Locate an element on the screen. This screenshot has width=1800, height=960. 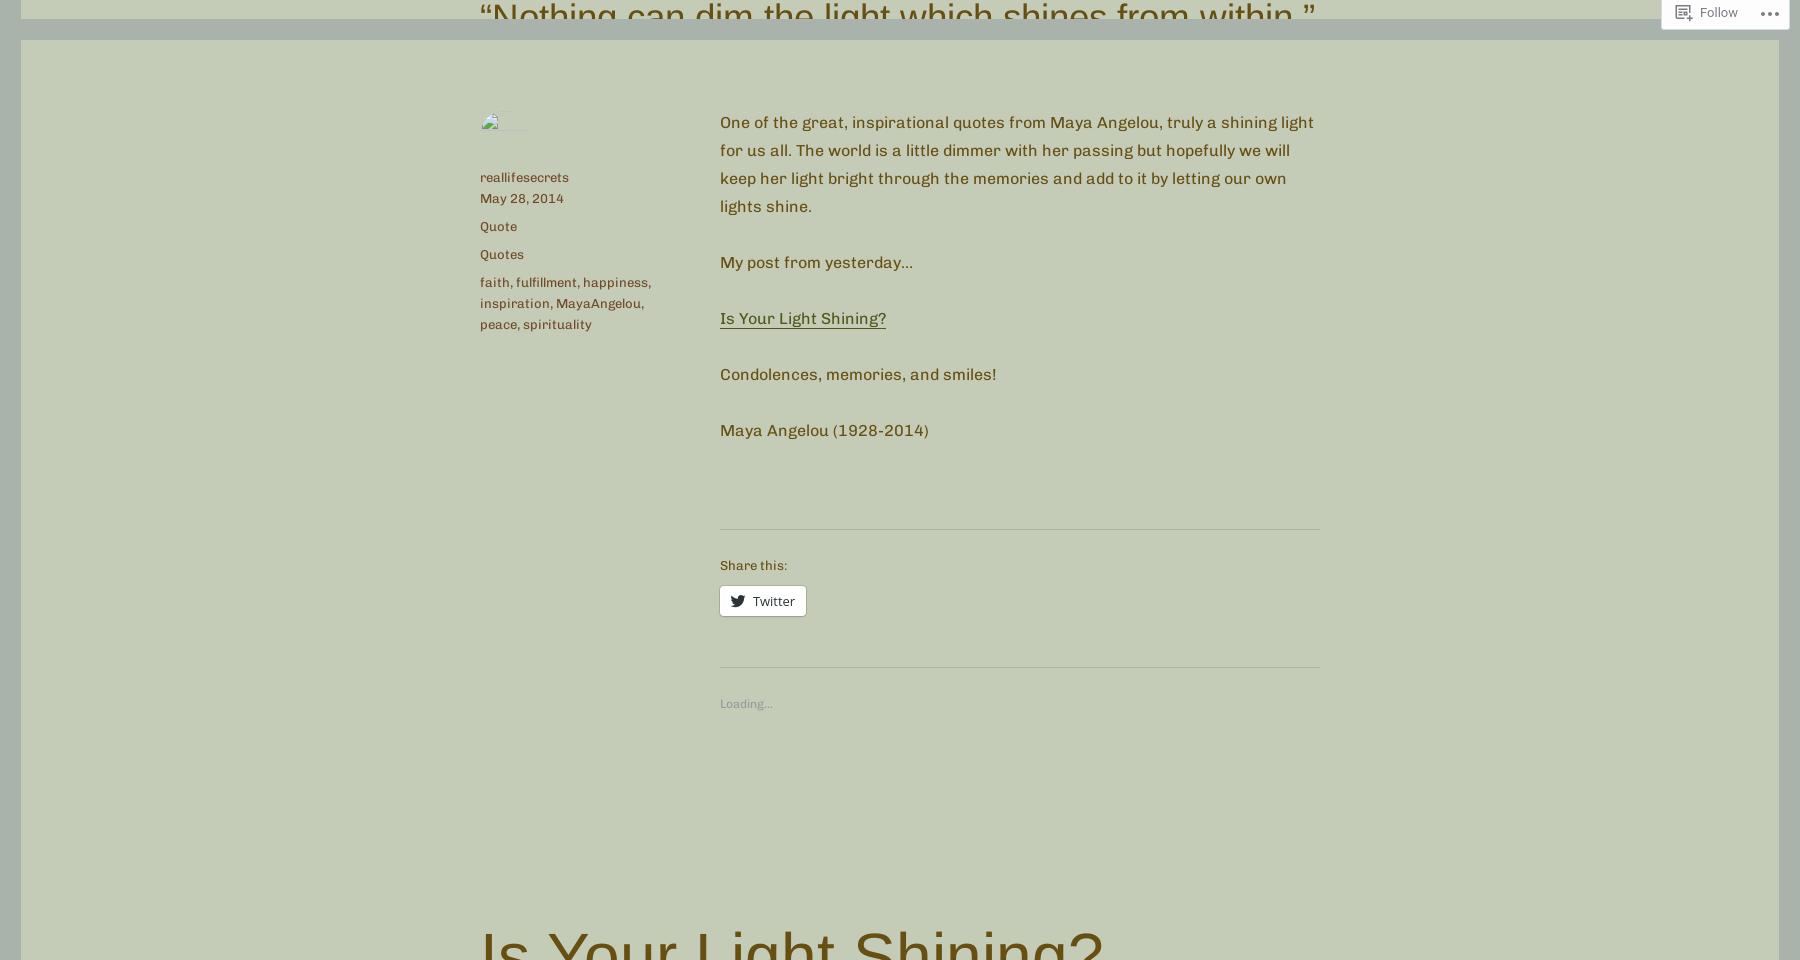
'Follow' is located at coordinates (1719, 11).